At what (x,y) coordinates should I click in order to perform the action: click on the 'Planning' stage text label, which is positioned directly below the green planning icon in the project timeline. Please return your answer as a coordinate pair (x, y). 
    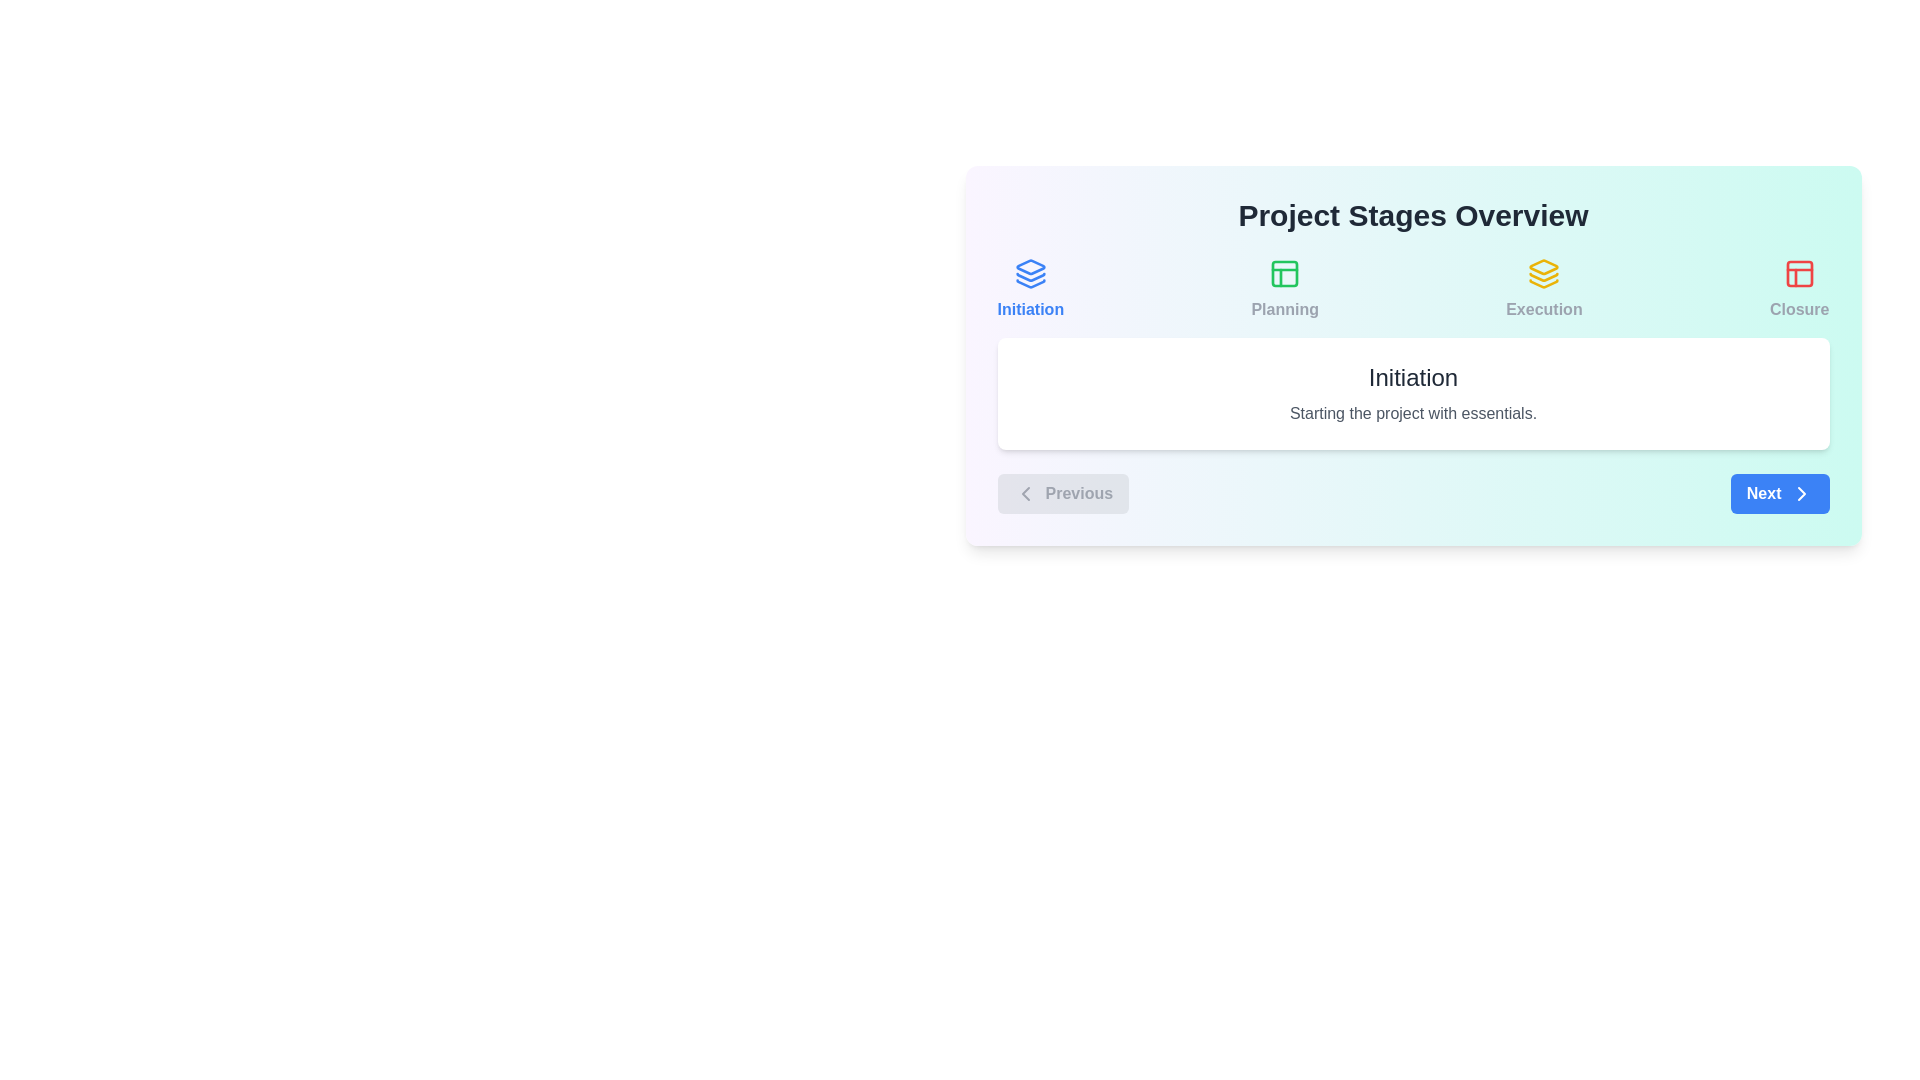
    Looking at the image, I should click on (1285, 309).